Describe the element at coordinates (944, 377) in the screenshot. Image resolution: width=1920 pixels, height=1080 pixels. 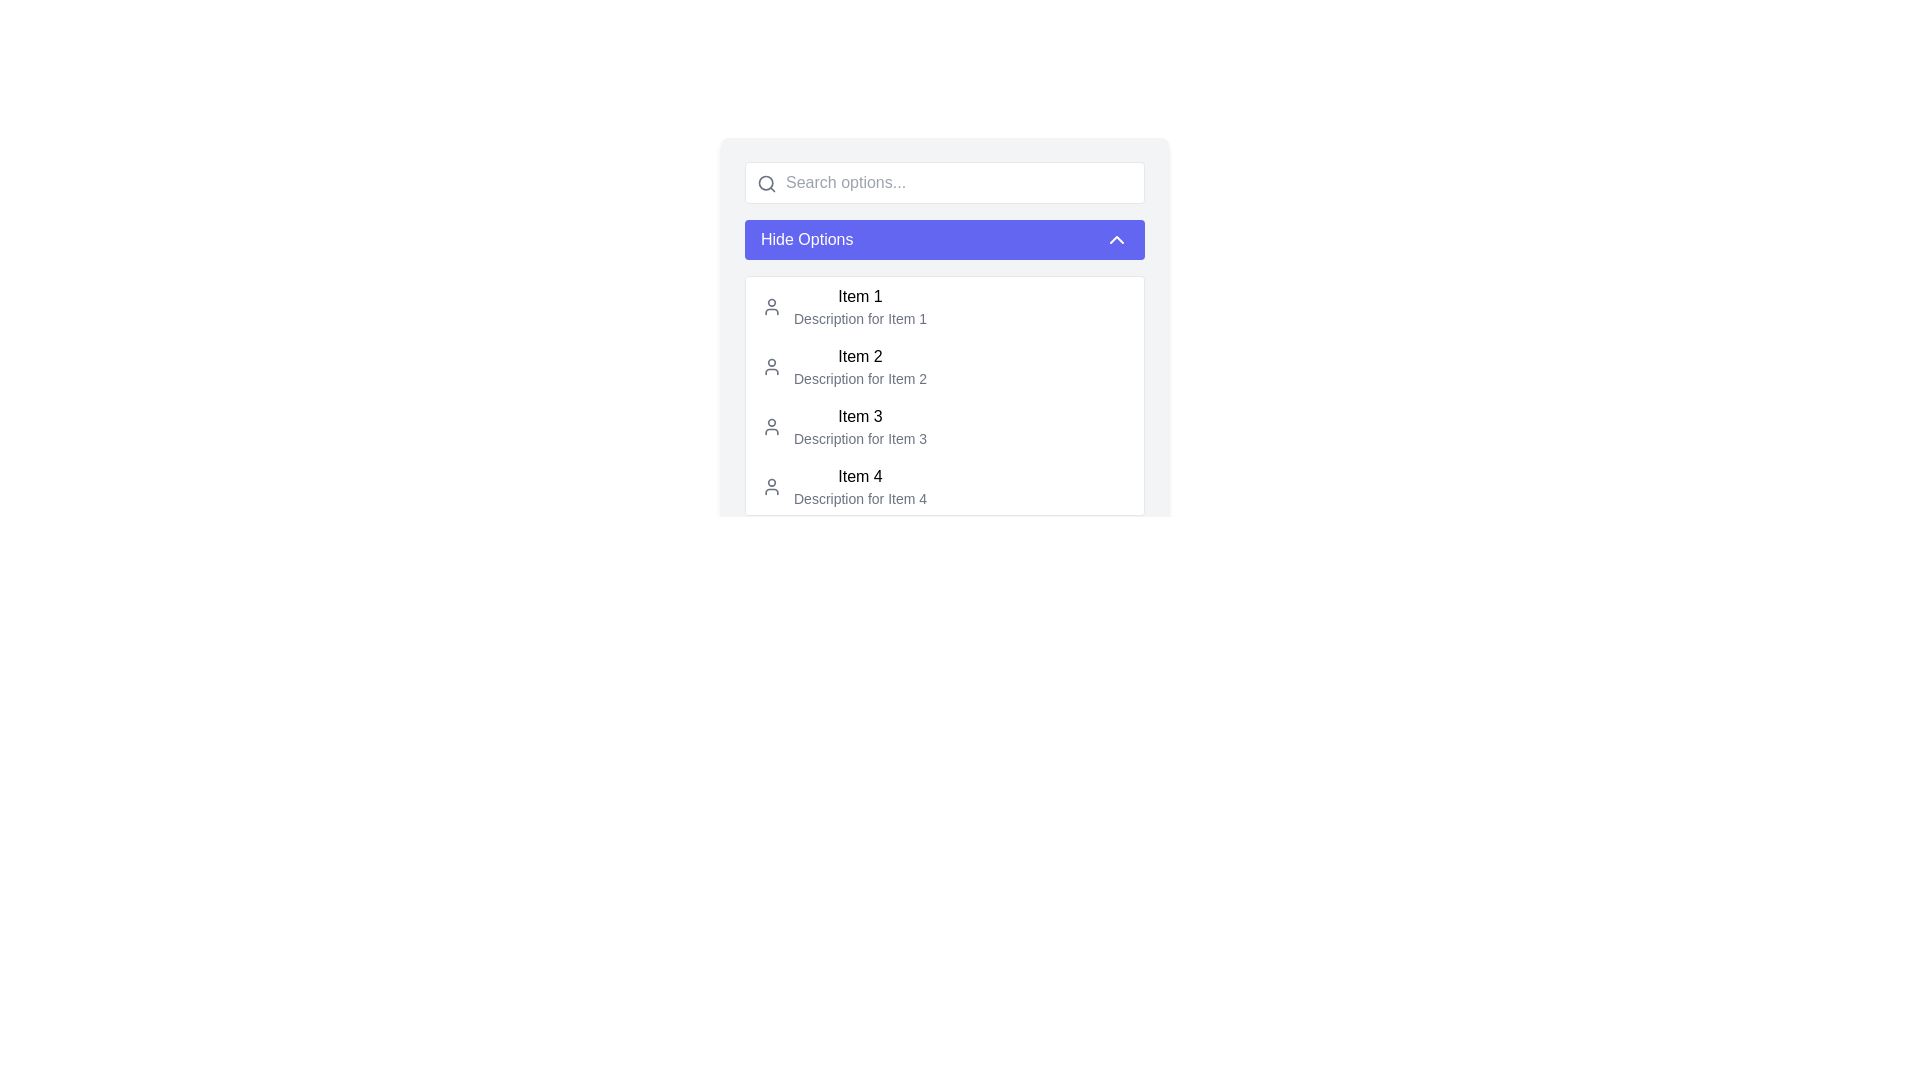
I see `the second item in the selectable list displayed under the 'Hide Options' dropdown` at that location.